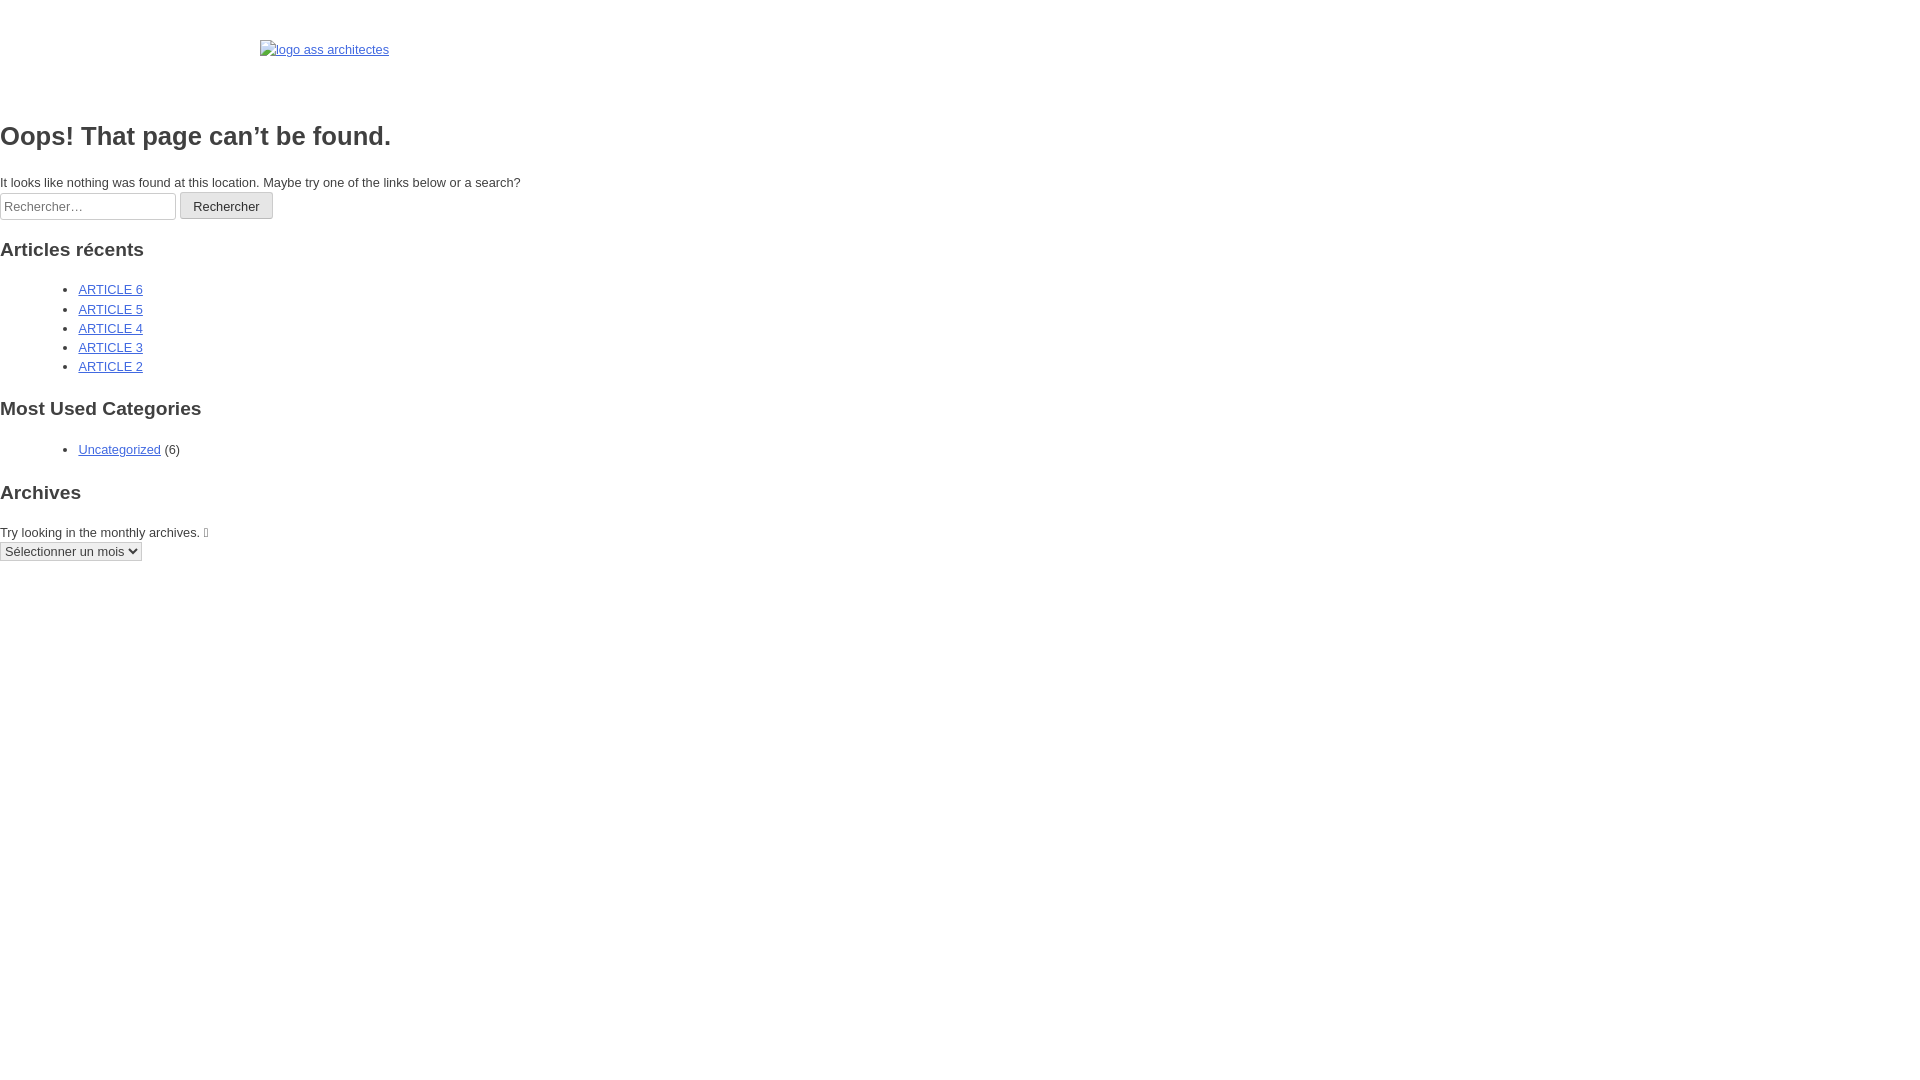  I want to click on 'ARTICLE 2', so click(109, 366).